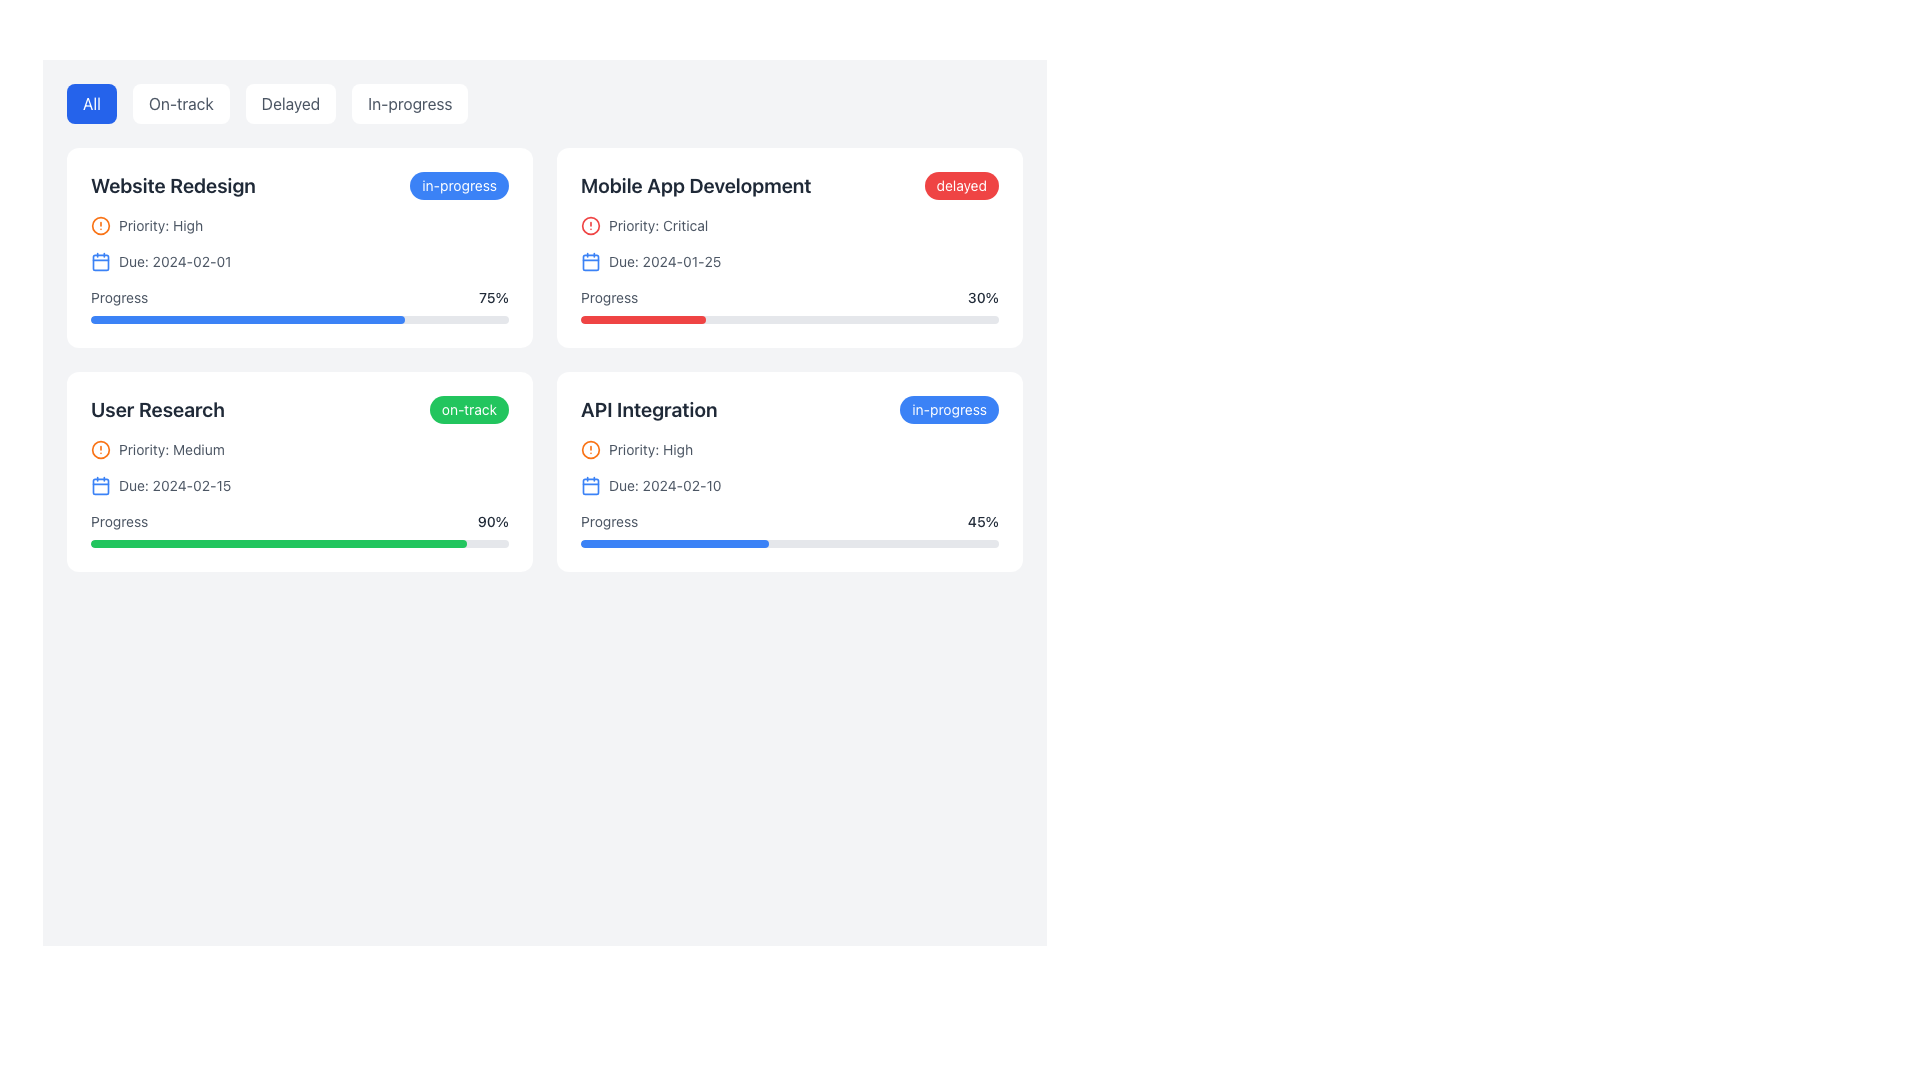  I want to click on the priority level indicated by the 'Critical' Informational Label with Icon located in the 'Mobile App Development' section, so click(789, 225).